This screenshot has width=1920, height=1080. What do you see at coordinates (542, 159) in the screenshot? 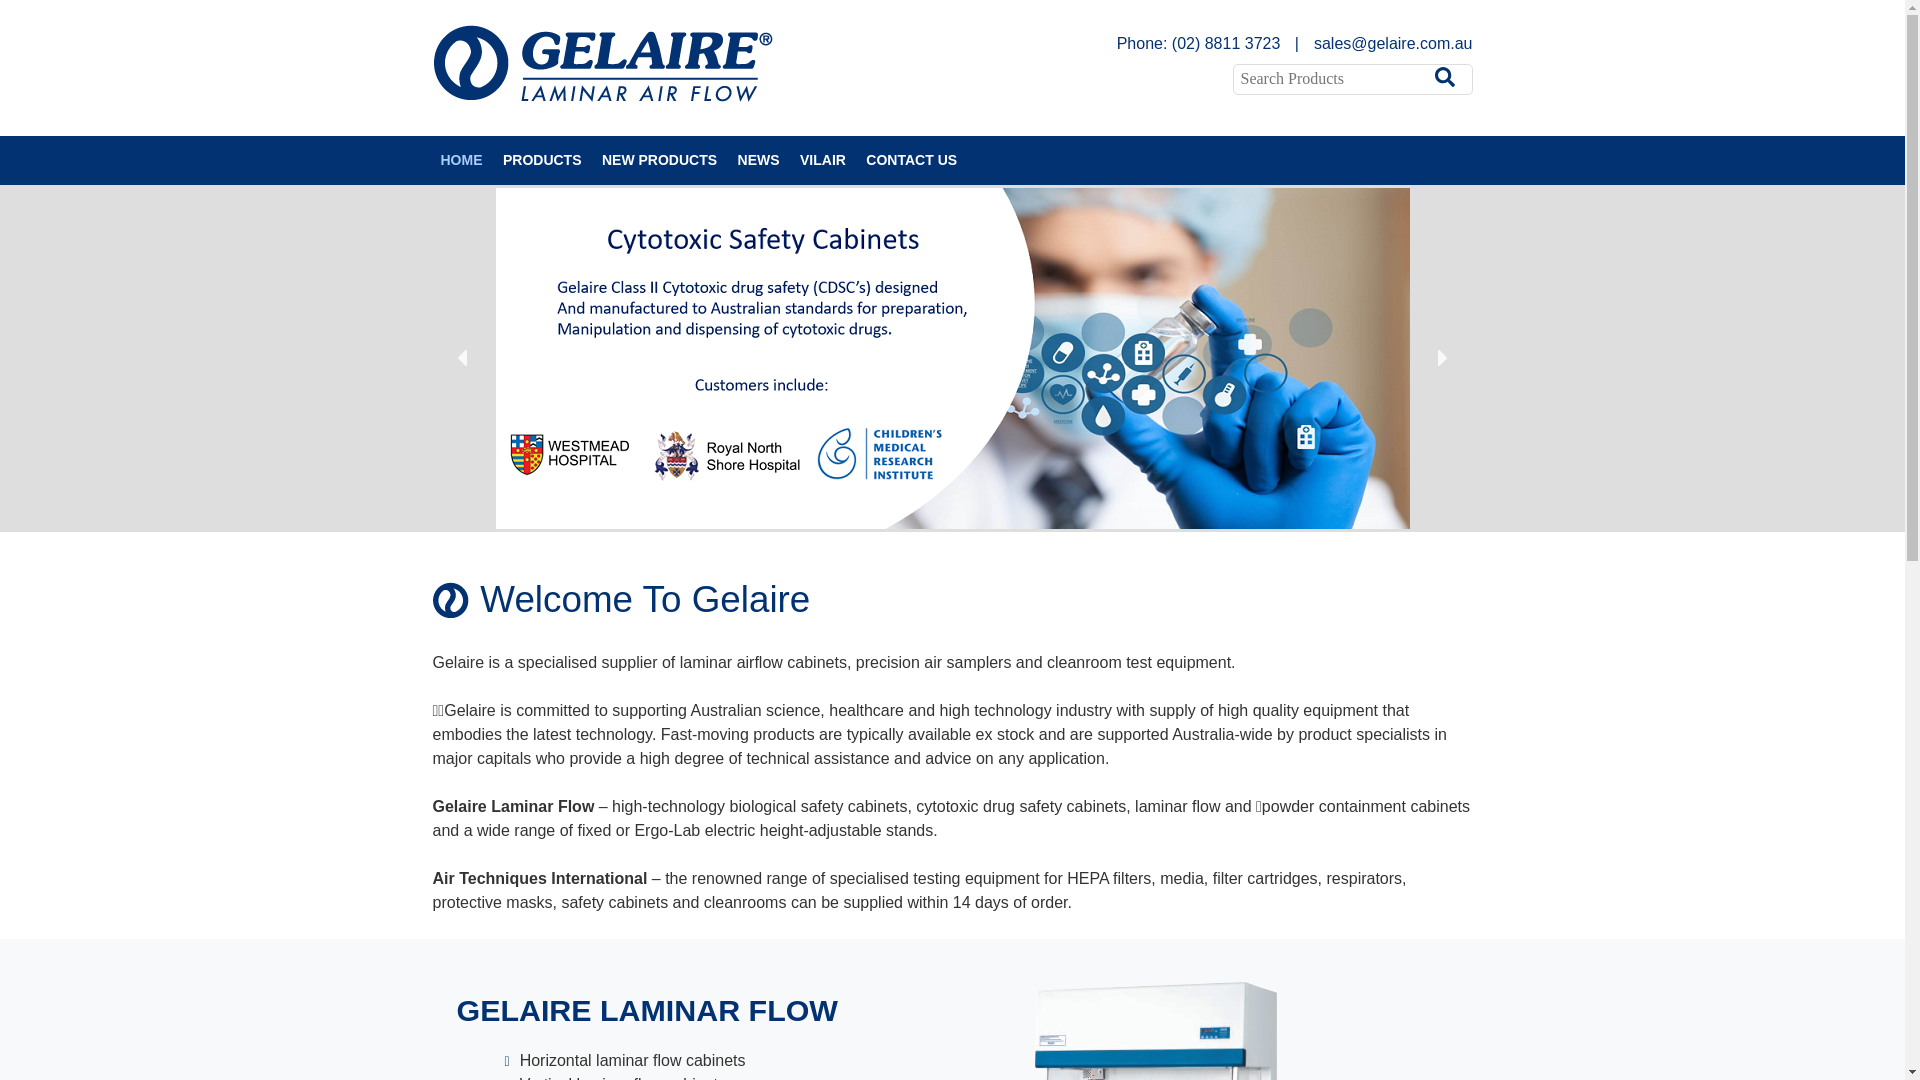
I see `'PRODUCTS'` at bounding box center [542, 159].